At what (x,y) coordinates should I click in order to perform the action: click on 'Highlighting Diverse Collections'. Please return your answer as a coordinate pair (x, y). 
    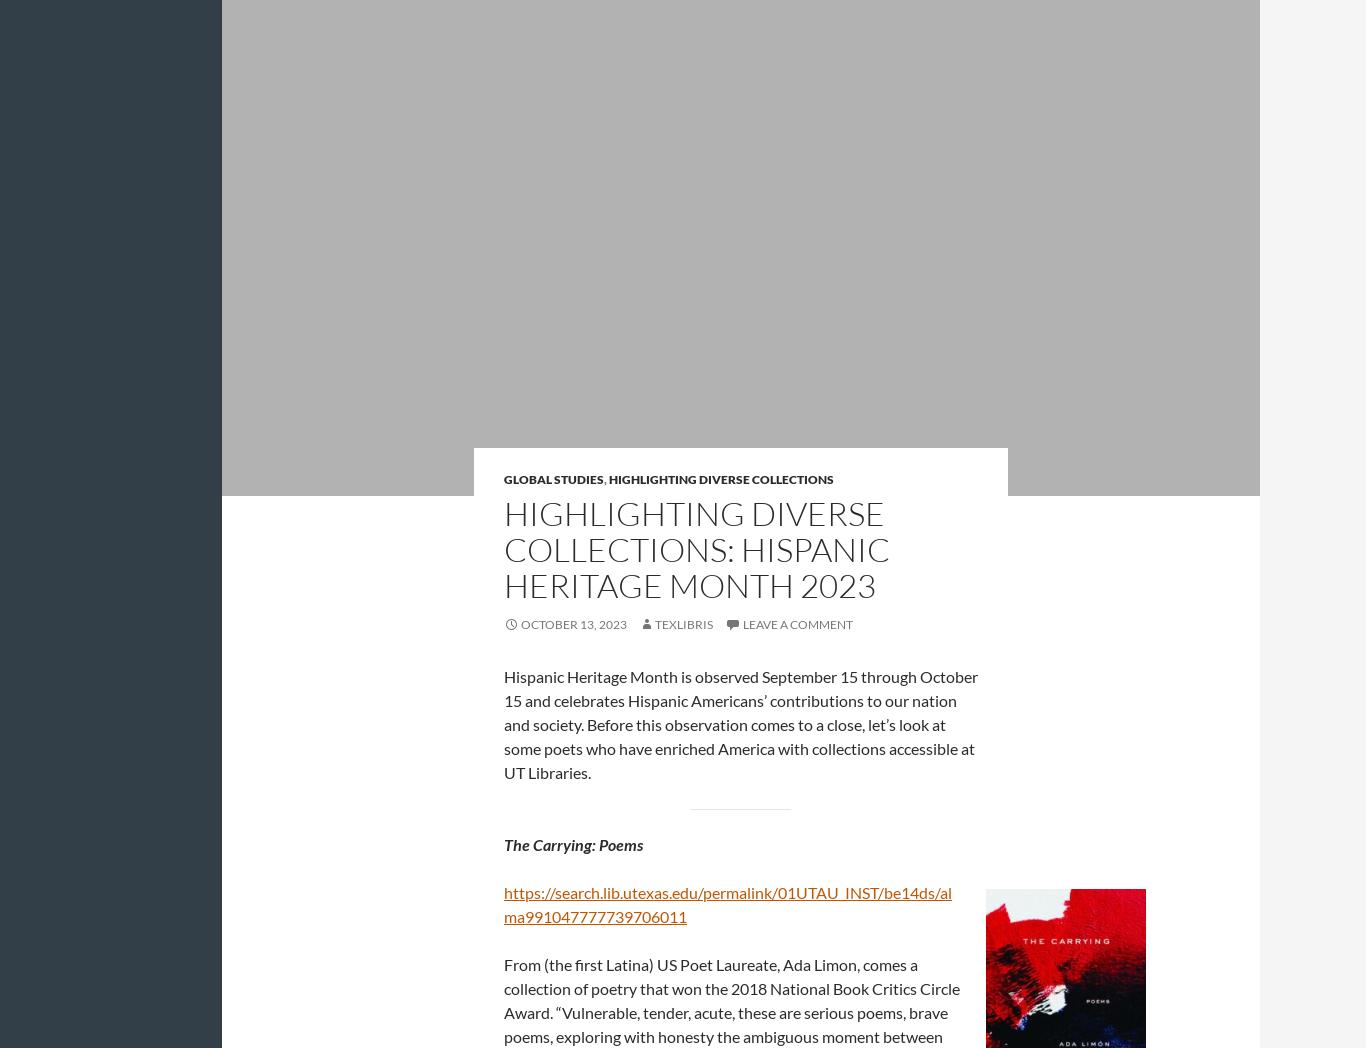
    Looking at the image, I should click on (721, 477).